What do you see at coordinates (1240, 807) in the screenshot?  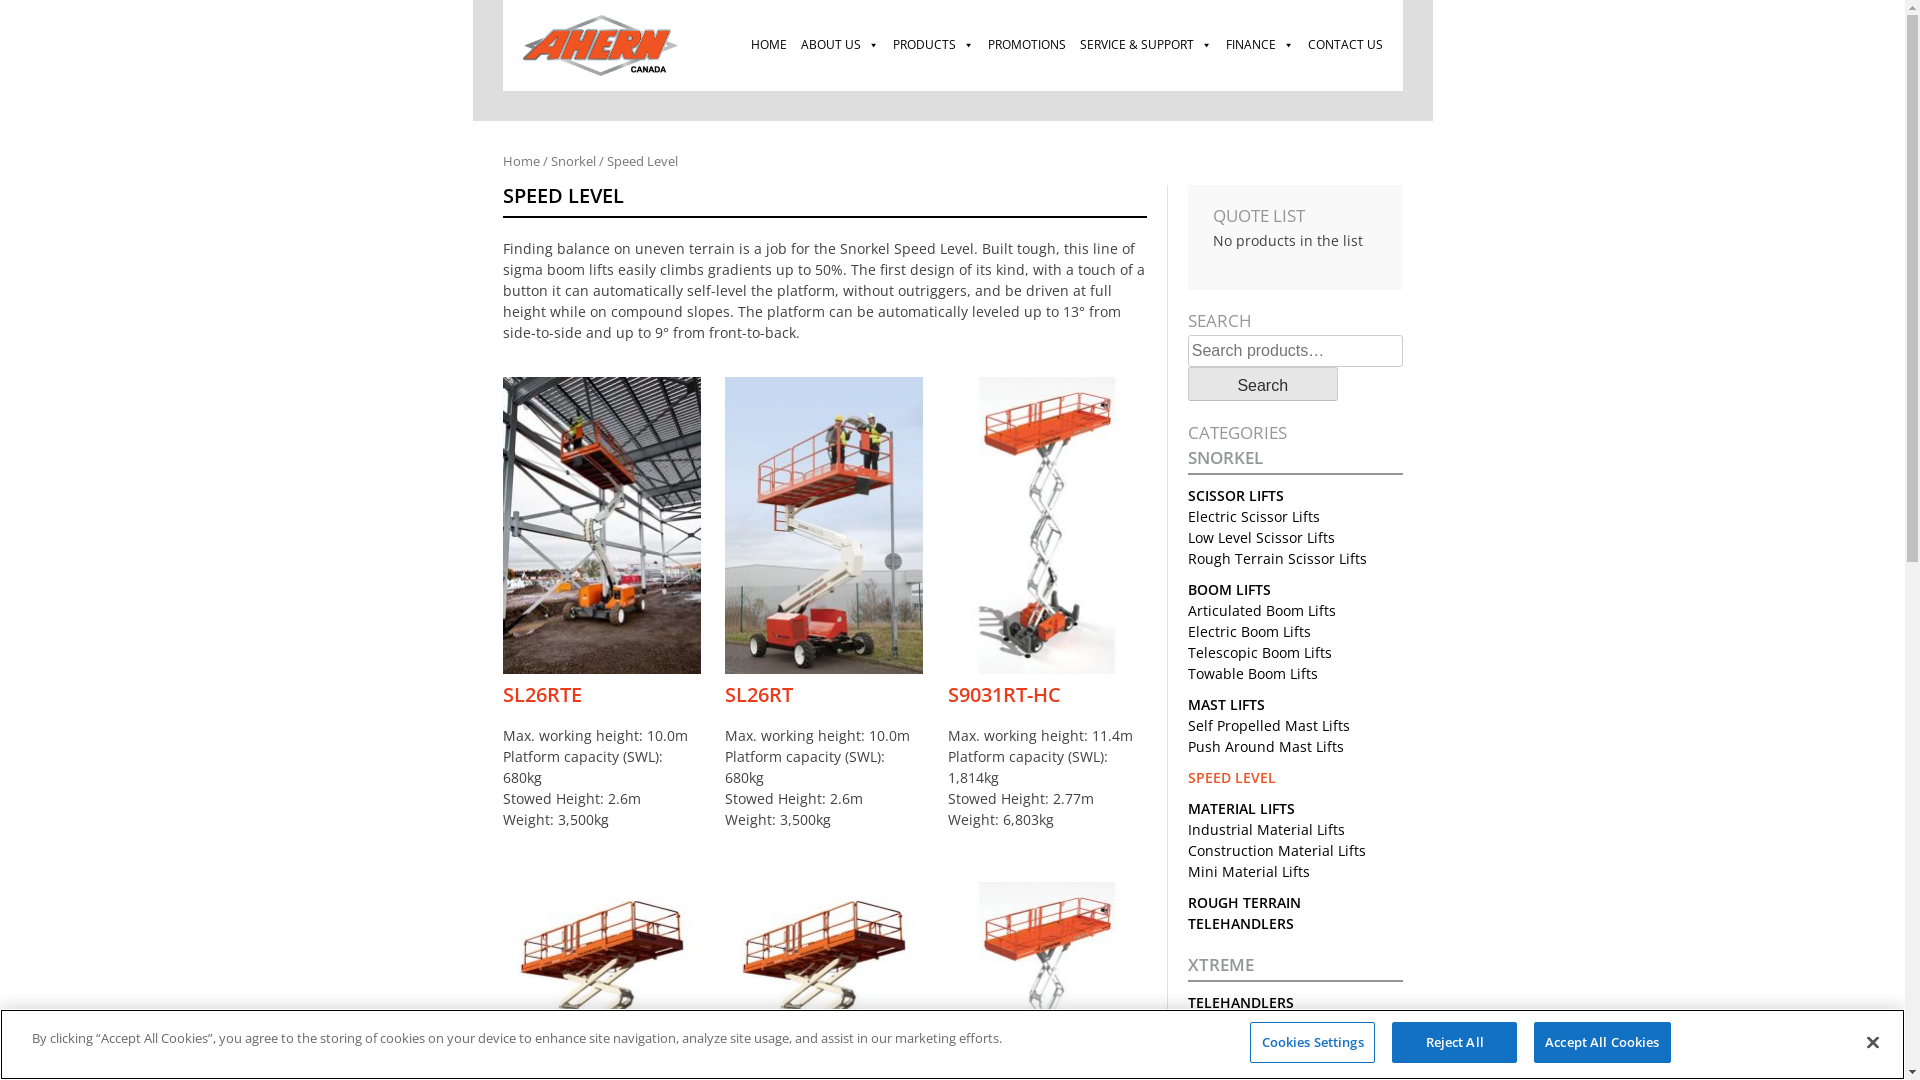 I see `'MATERIAL LIFTS'` at bounding box center [1240, 807].